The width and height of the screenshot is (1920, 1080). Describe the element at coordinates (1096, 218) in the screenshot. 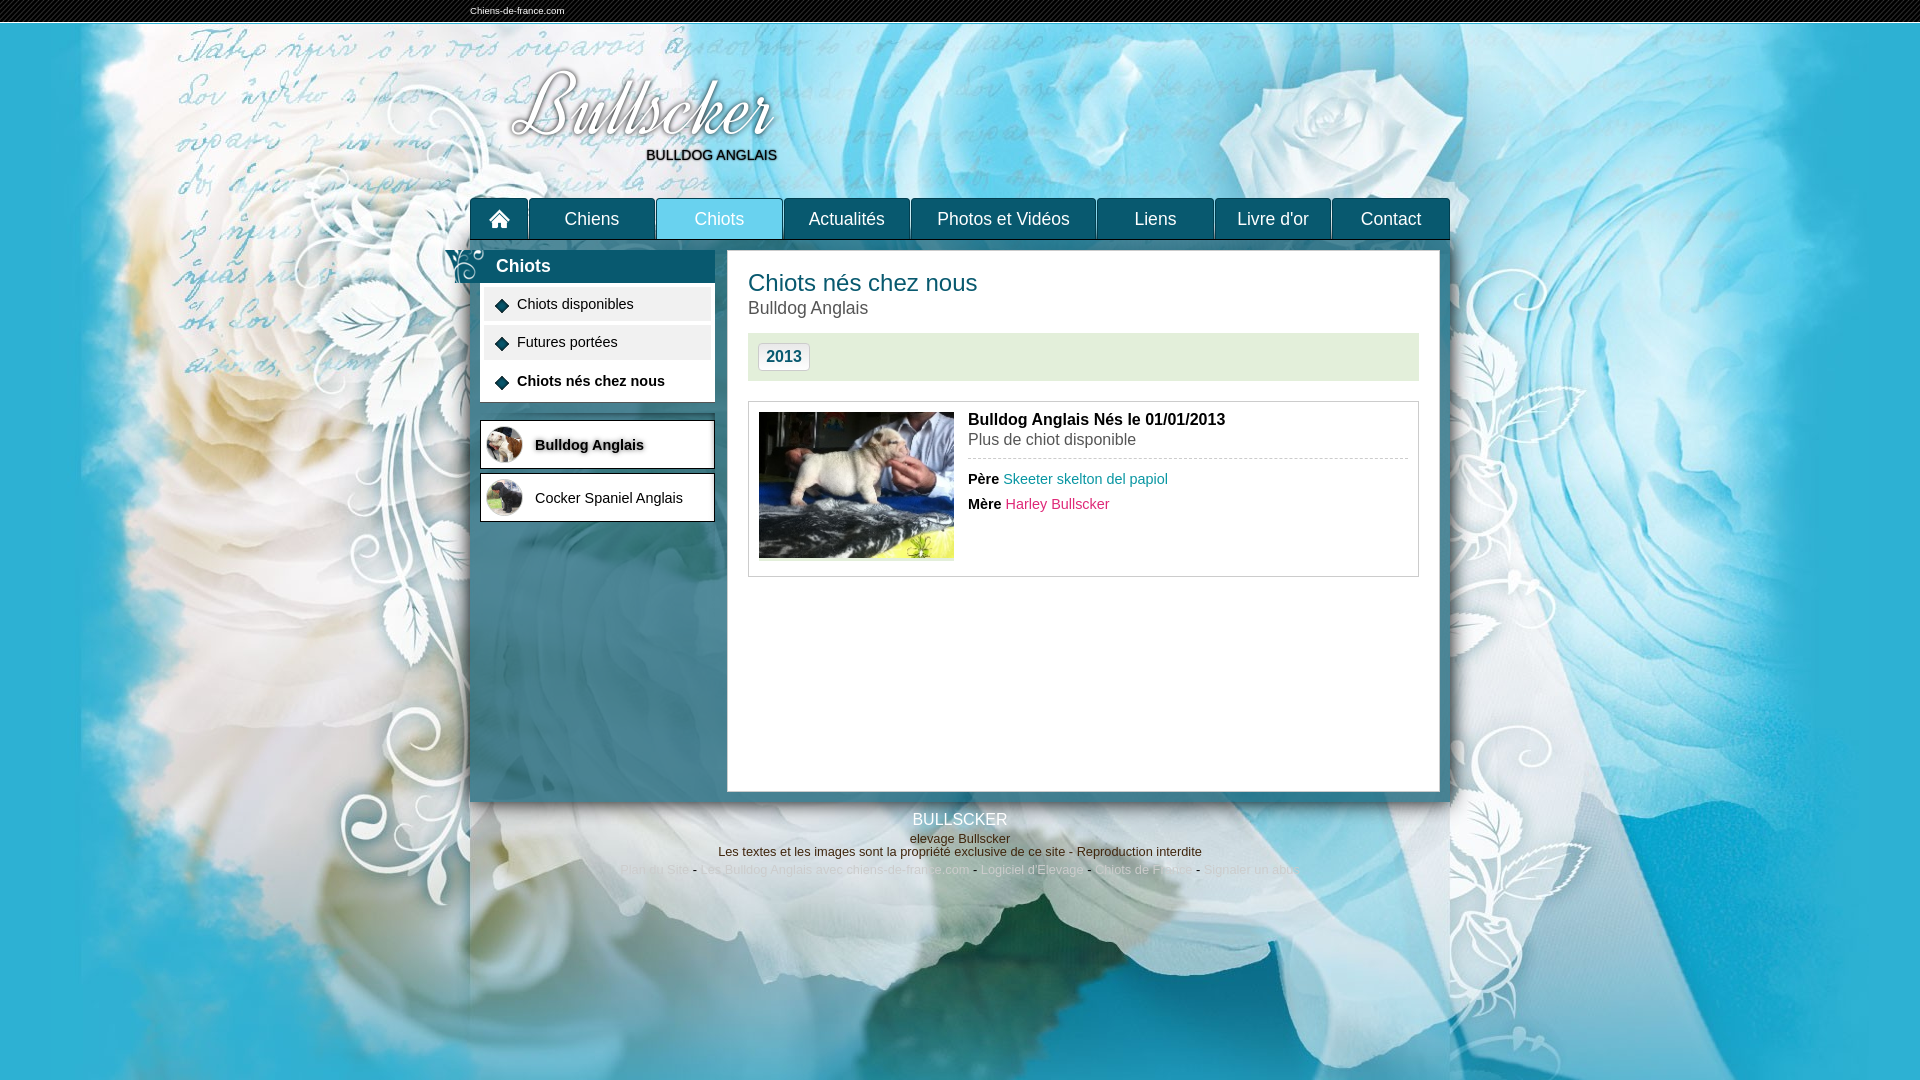

I see `'Liens'` at that location.